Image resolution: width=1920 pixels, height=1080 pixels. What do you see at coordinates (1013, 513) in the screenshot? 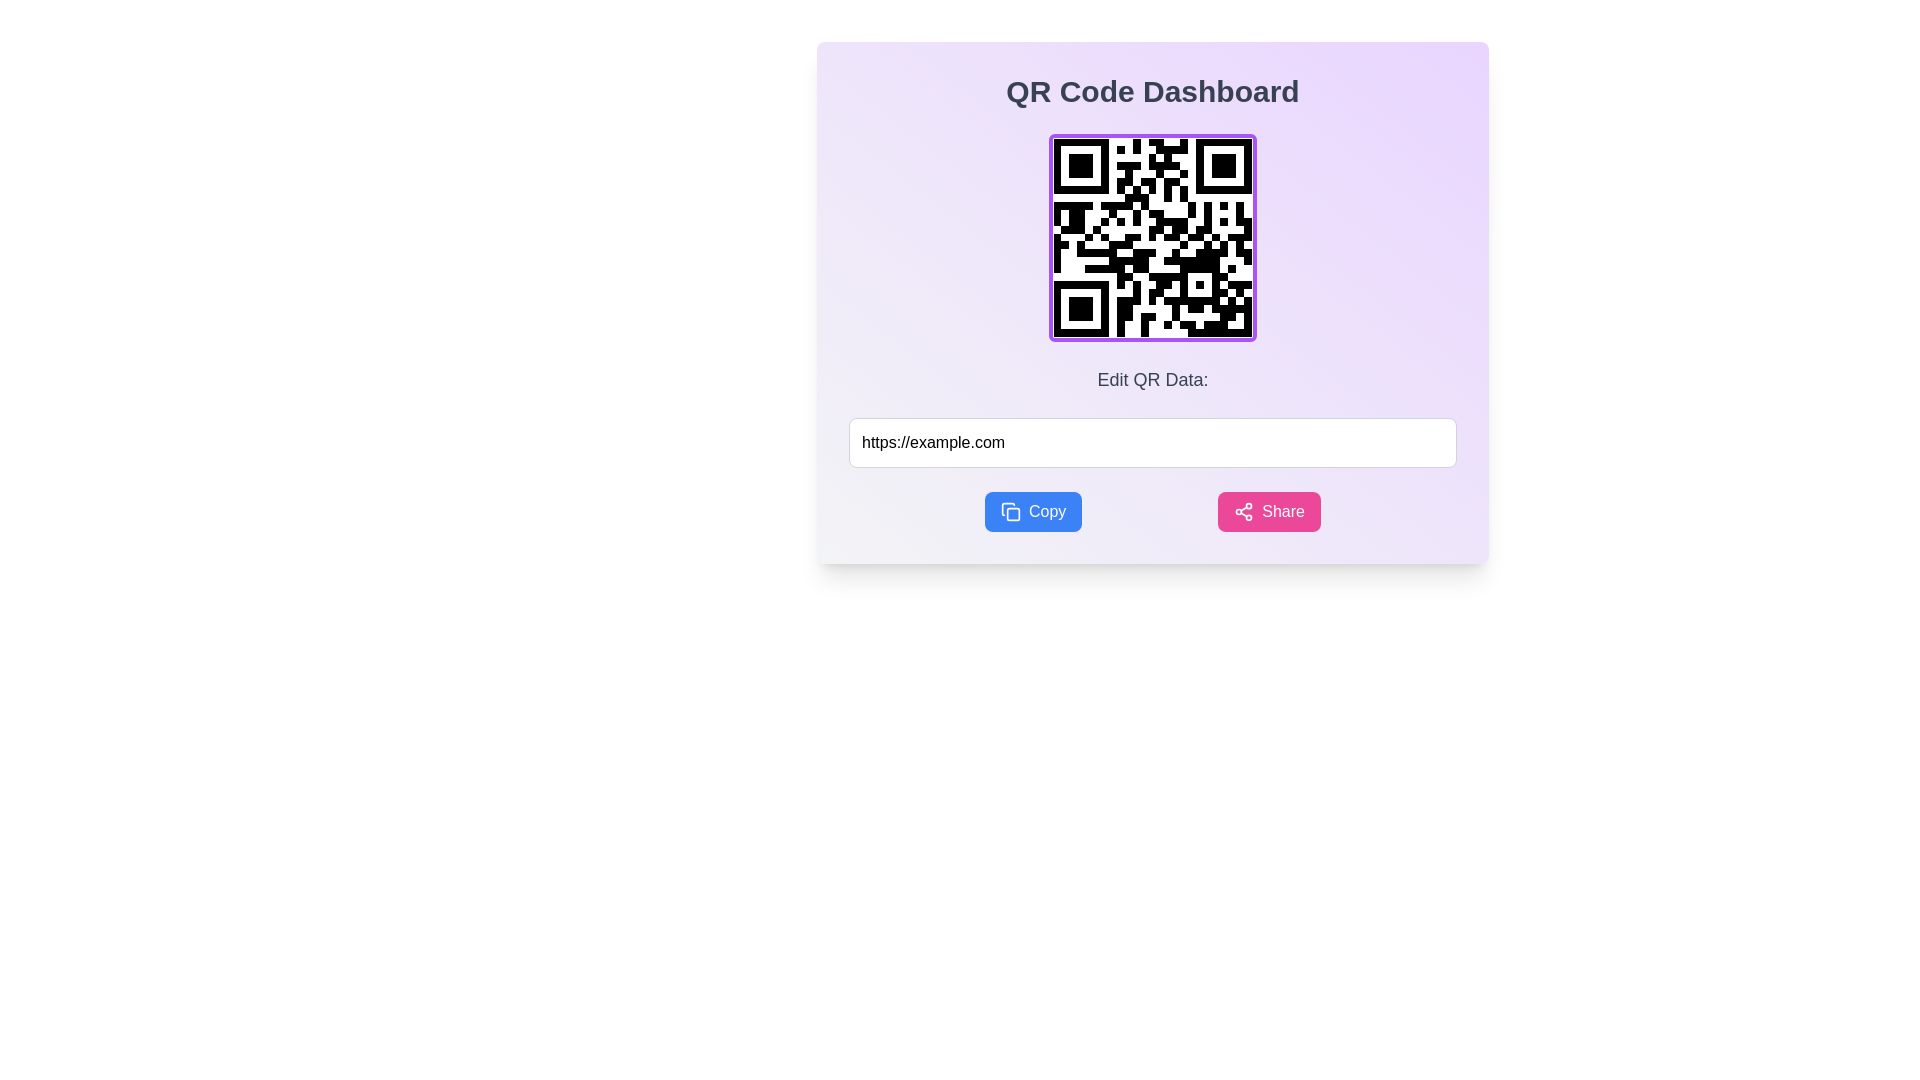
I see `the small blue square icon with rounded corners located to the left of the 'Copy' text inside the blue button at the bottom left of the card interface` at bounding box center [1013, 513].